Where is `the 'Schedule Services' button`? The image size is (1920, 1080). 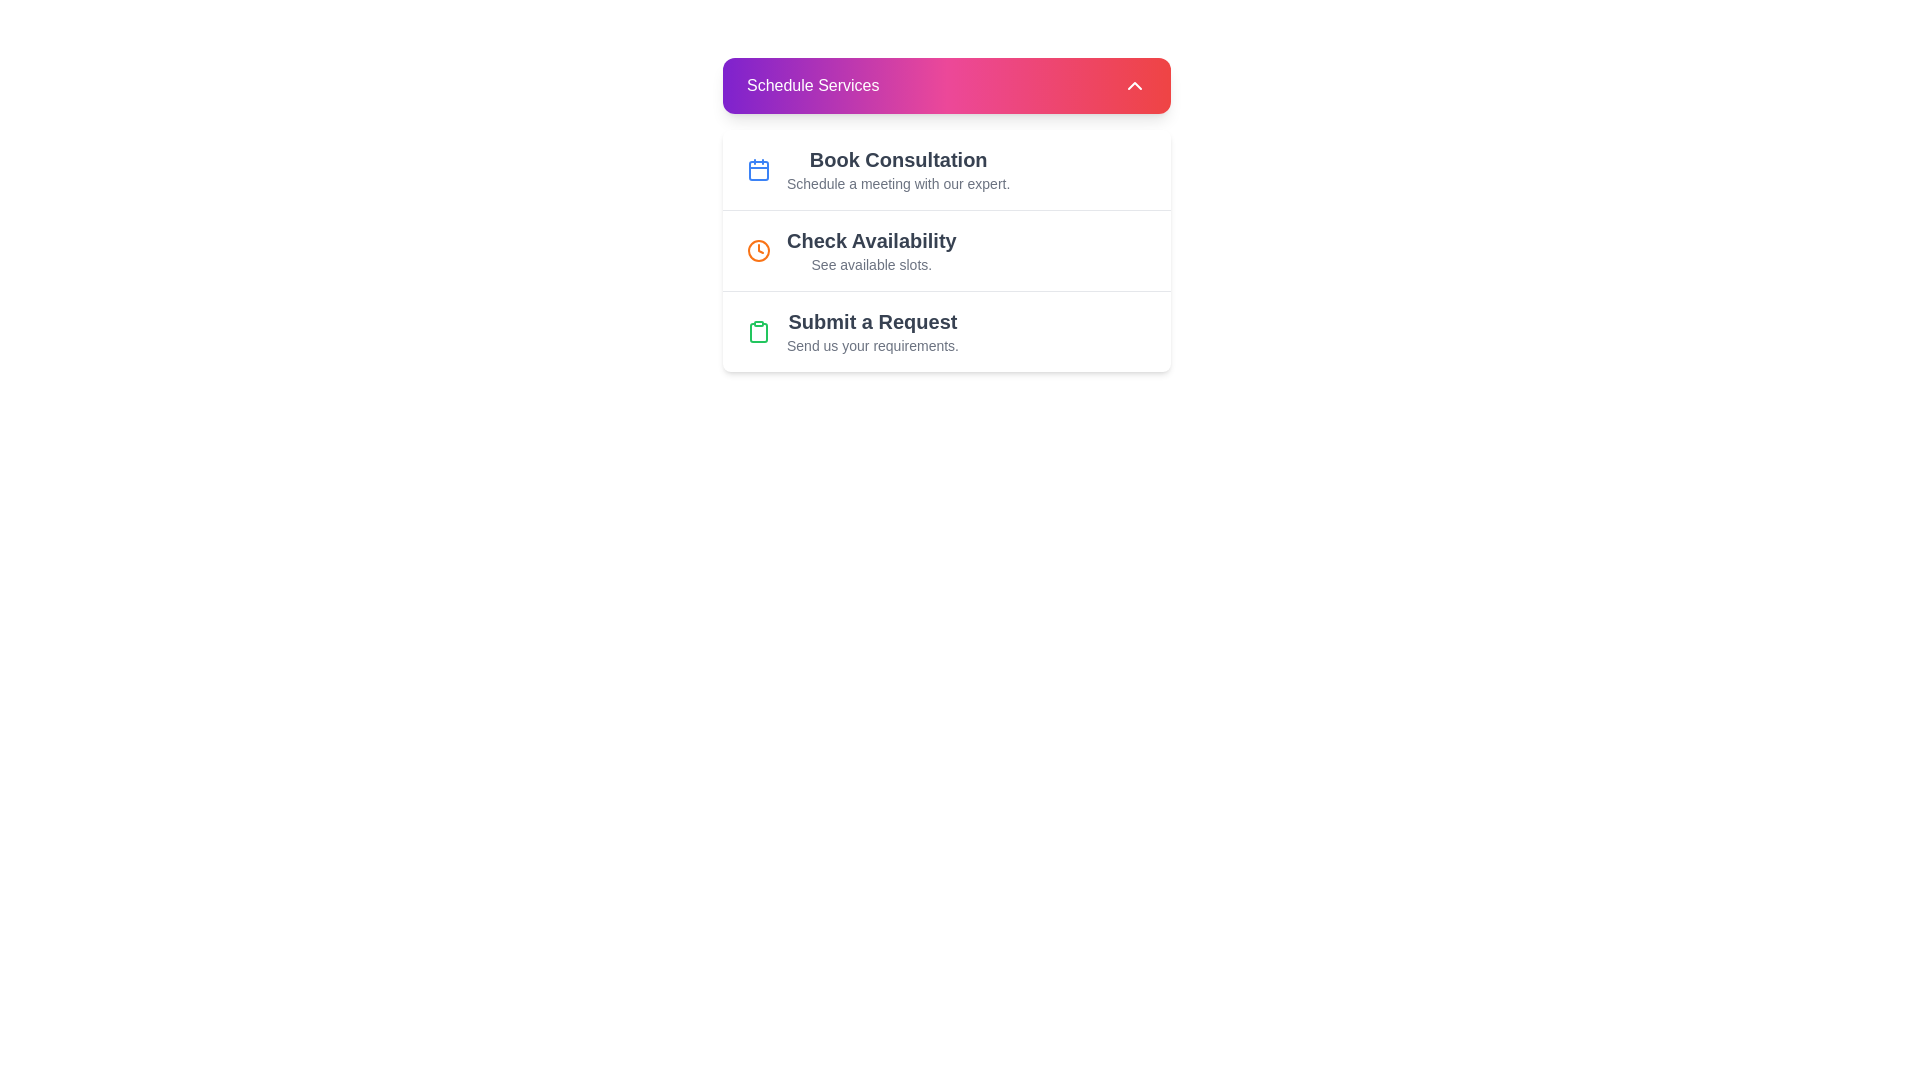 the 'Schedule Services' button is located at coordinates (945, 84).